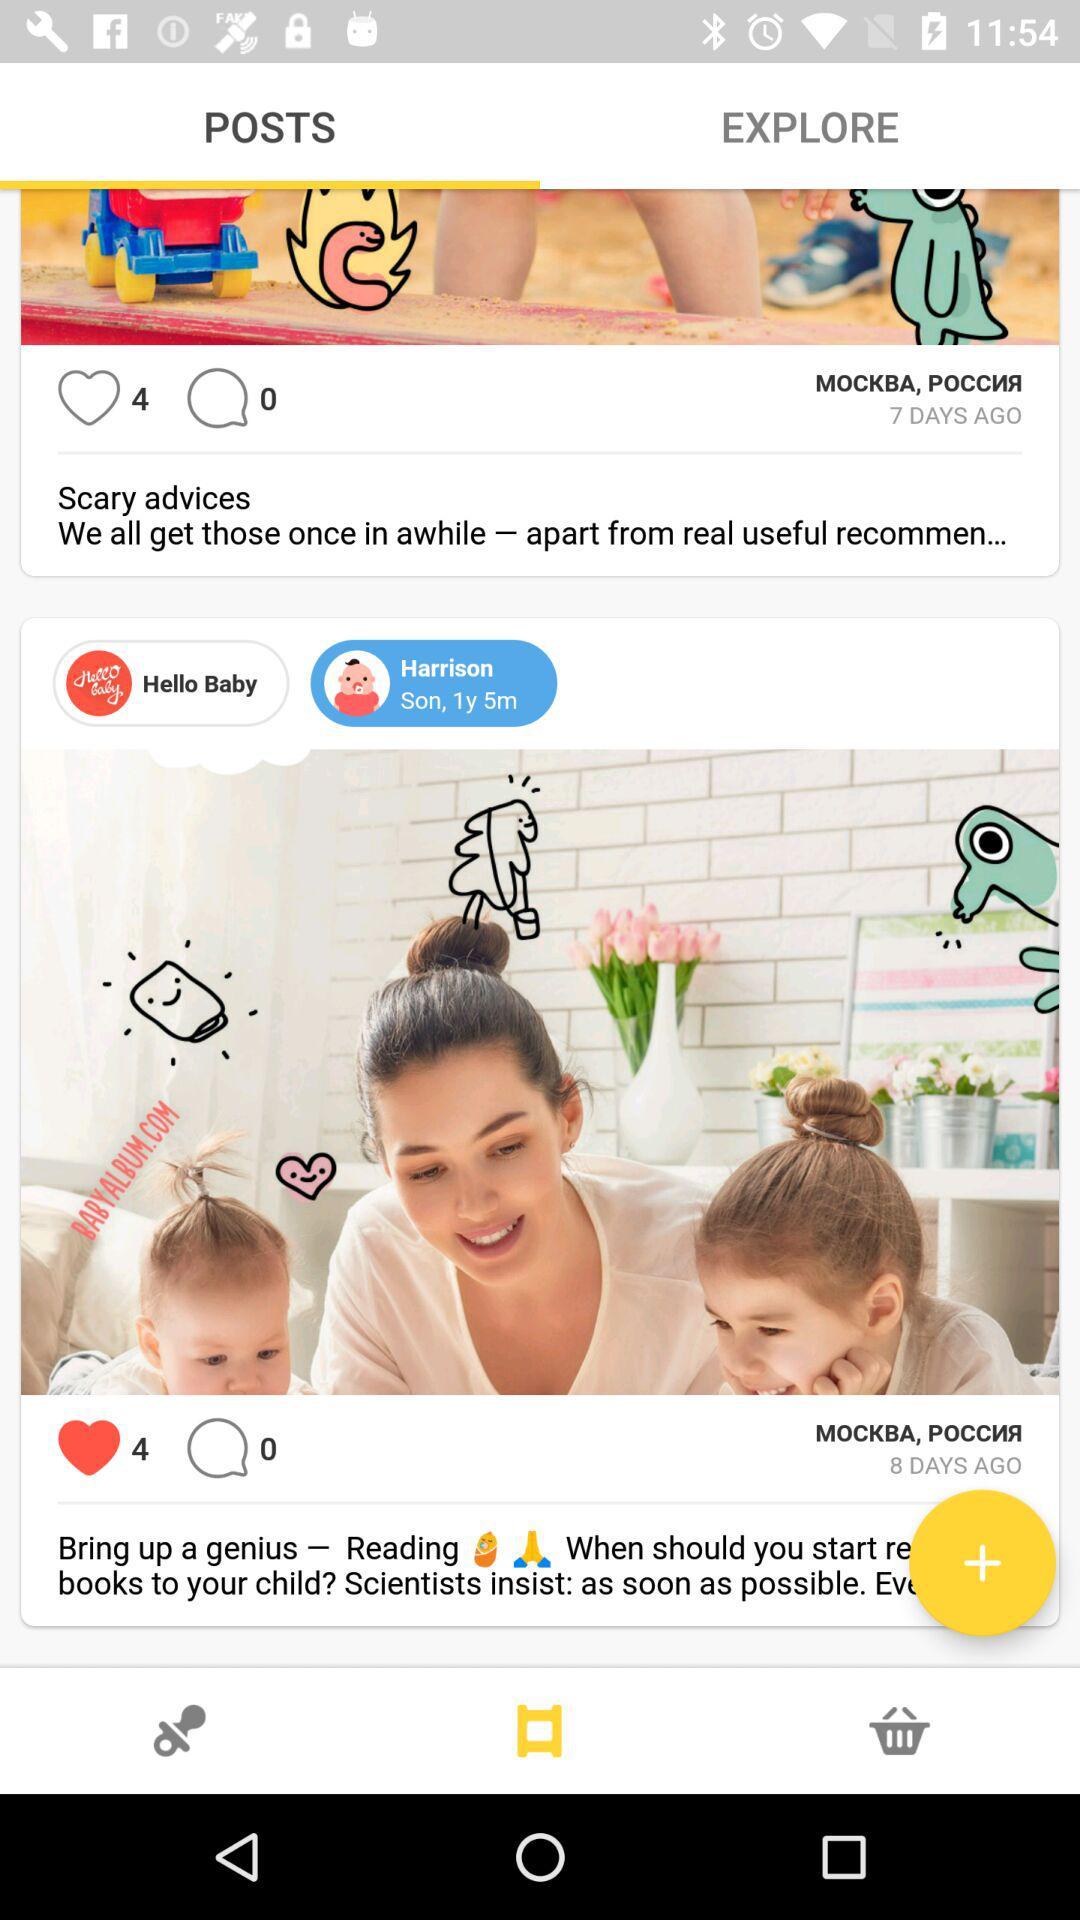  What do you see at coordinates (540, 1730) in the screenshot?
I see `see more videos` at bounding box center [540, 1730].